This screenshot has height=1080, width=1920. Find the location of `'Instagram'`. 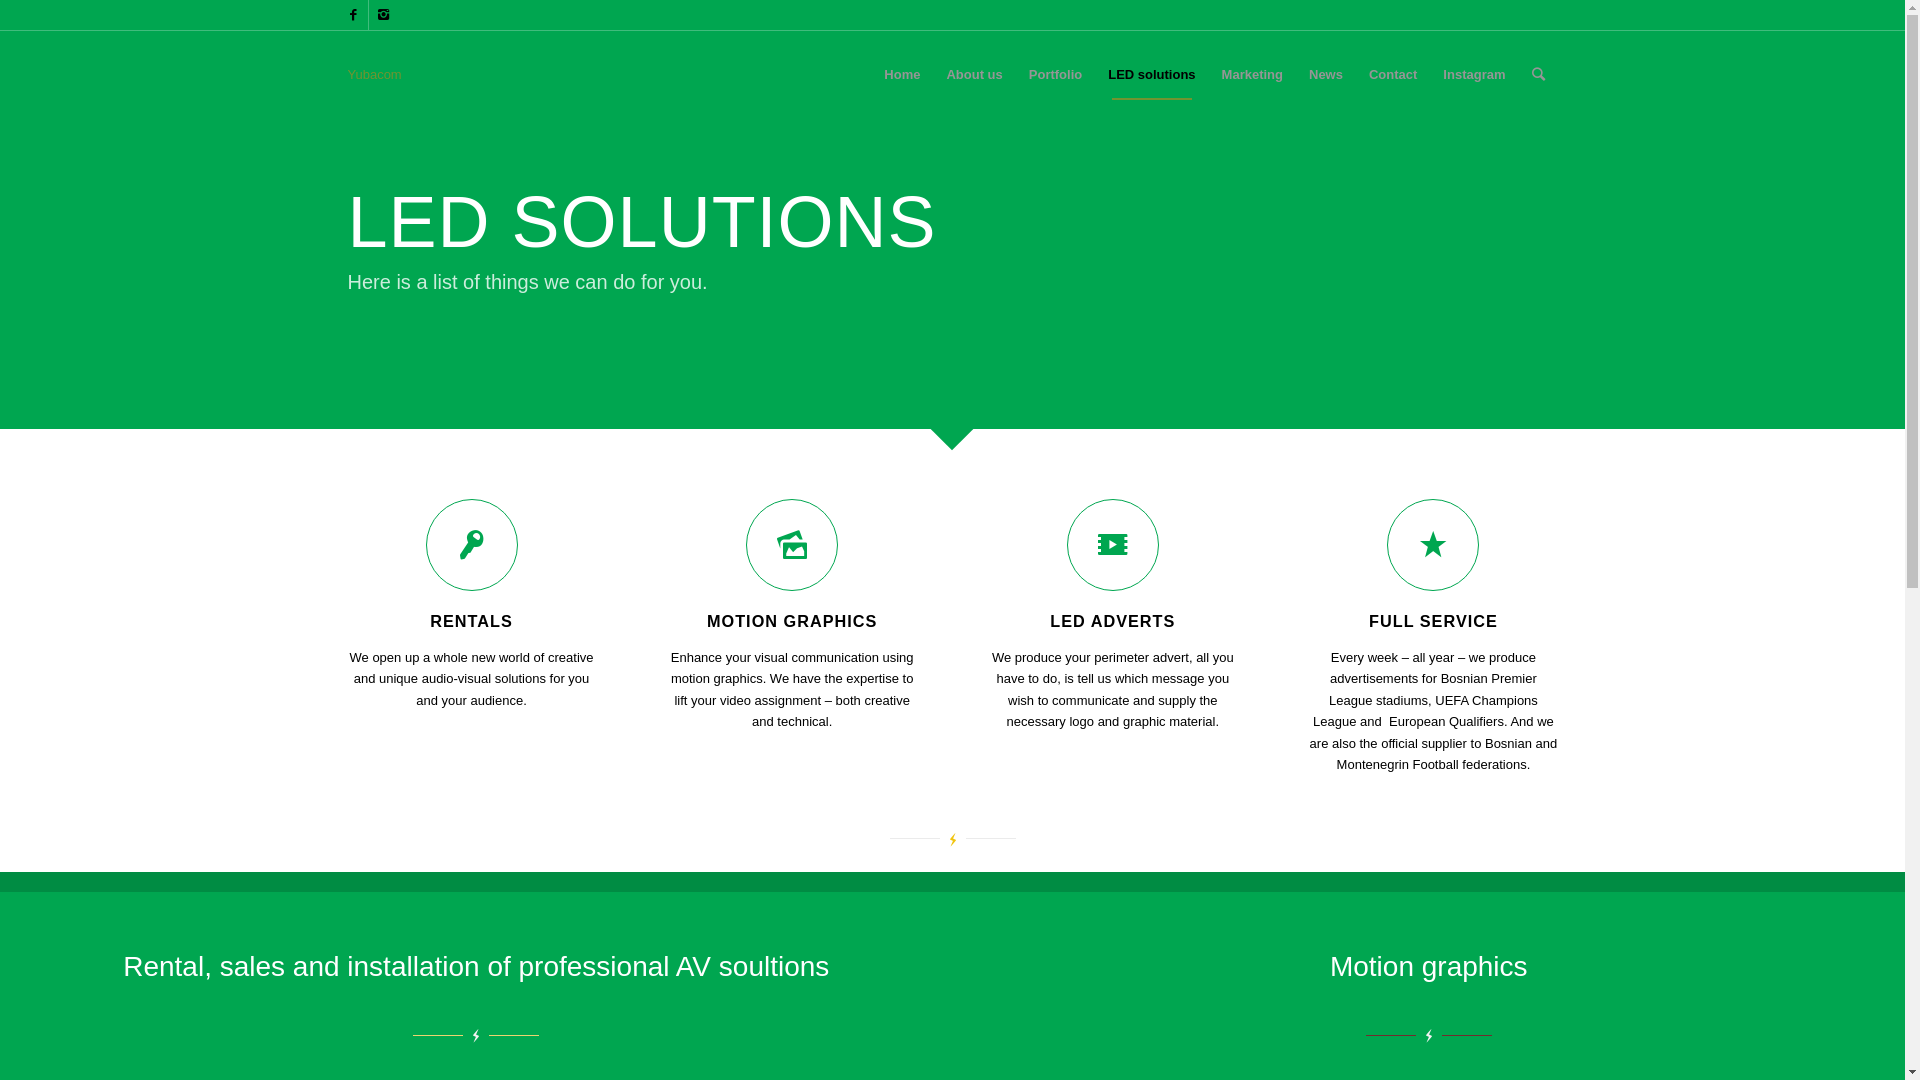

'Instagram' is located at coordinates (368, 15).